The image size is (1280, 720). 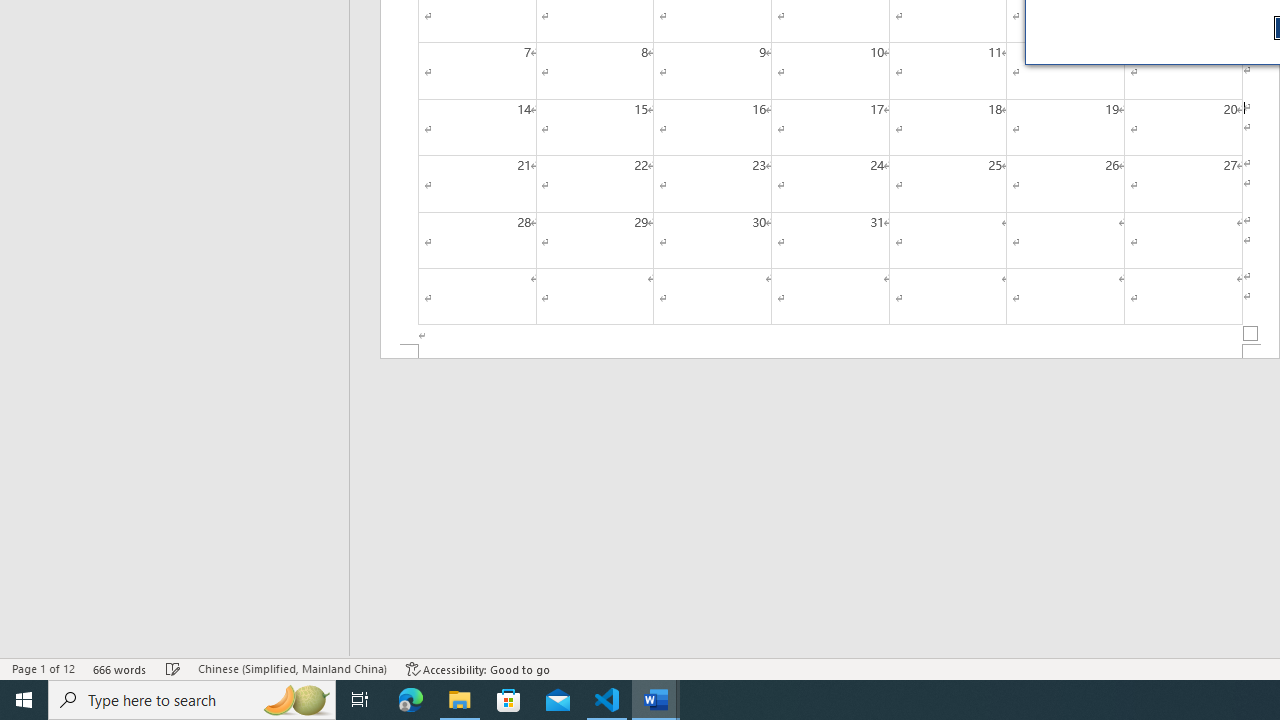 What do you see at coordinates (43, 669) in the screenshot?
I see `'Page Number Page 1 of 12'` at bounding box center [43, 669].